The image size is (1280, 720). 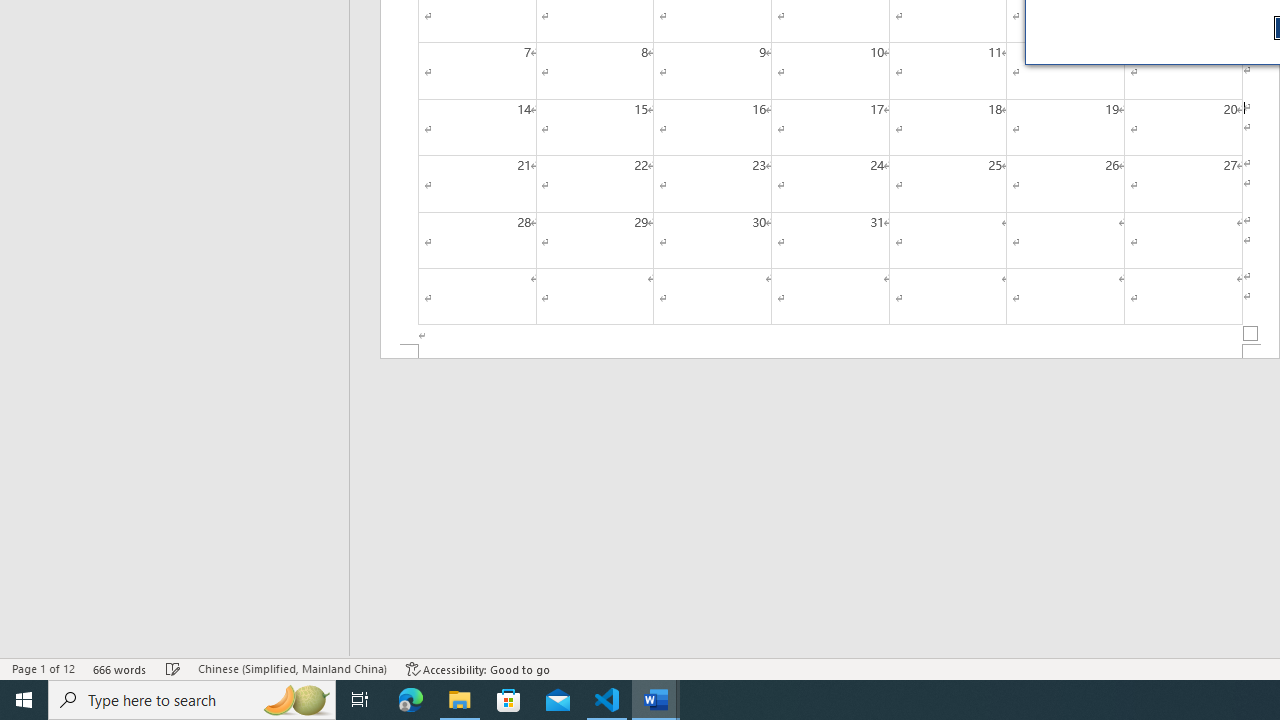 What do you see at coordinates (43, 669) in the screenshot?
I see `'Page Number Page 1 of 12'` at bounding box center [43, 669].